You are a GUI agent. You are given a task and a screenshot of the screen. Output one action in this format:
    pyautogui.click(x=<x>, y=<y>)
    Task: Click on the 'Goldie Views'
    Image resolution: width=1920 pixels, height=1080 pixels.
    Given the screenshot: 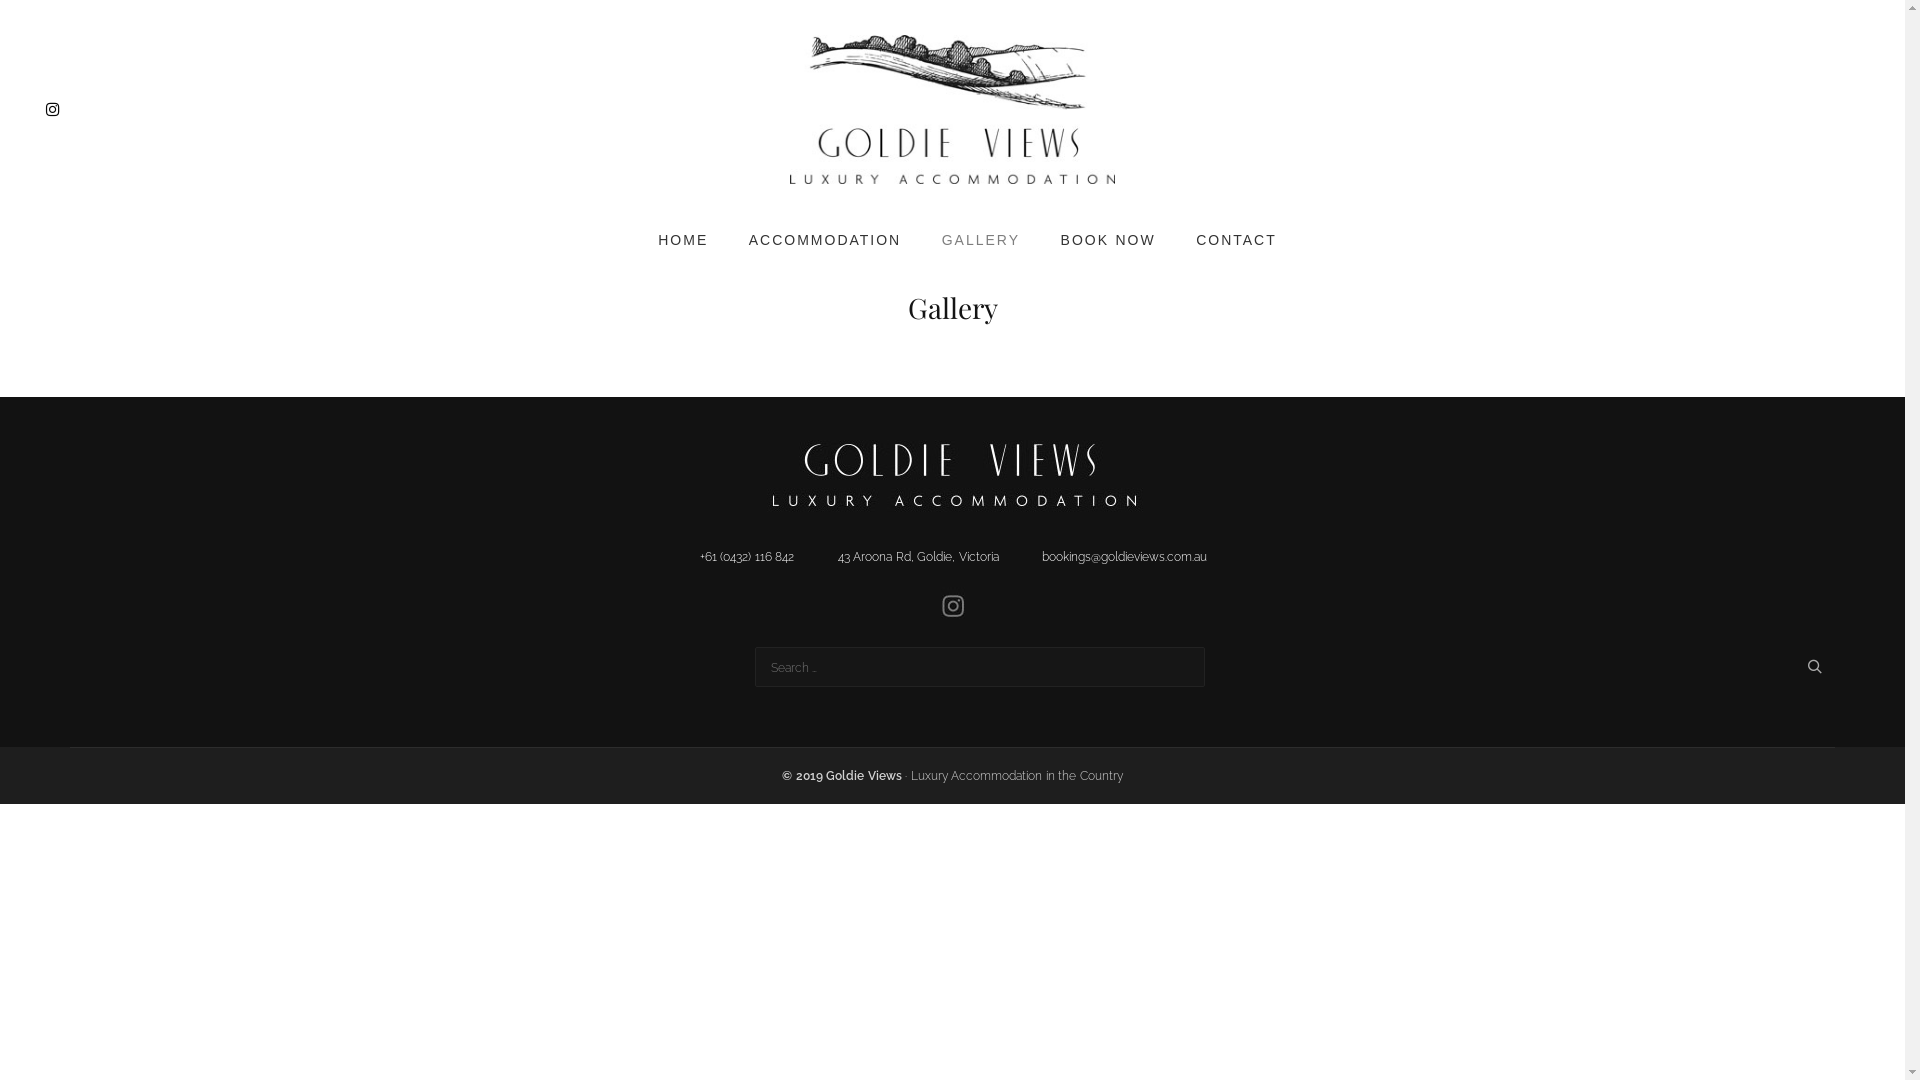 What is the action you would take?
    pyautogui.click(x=789, y=109)
    